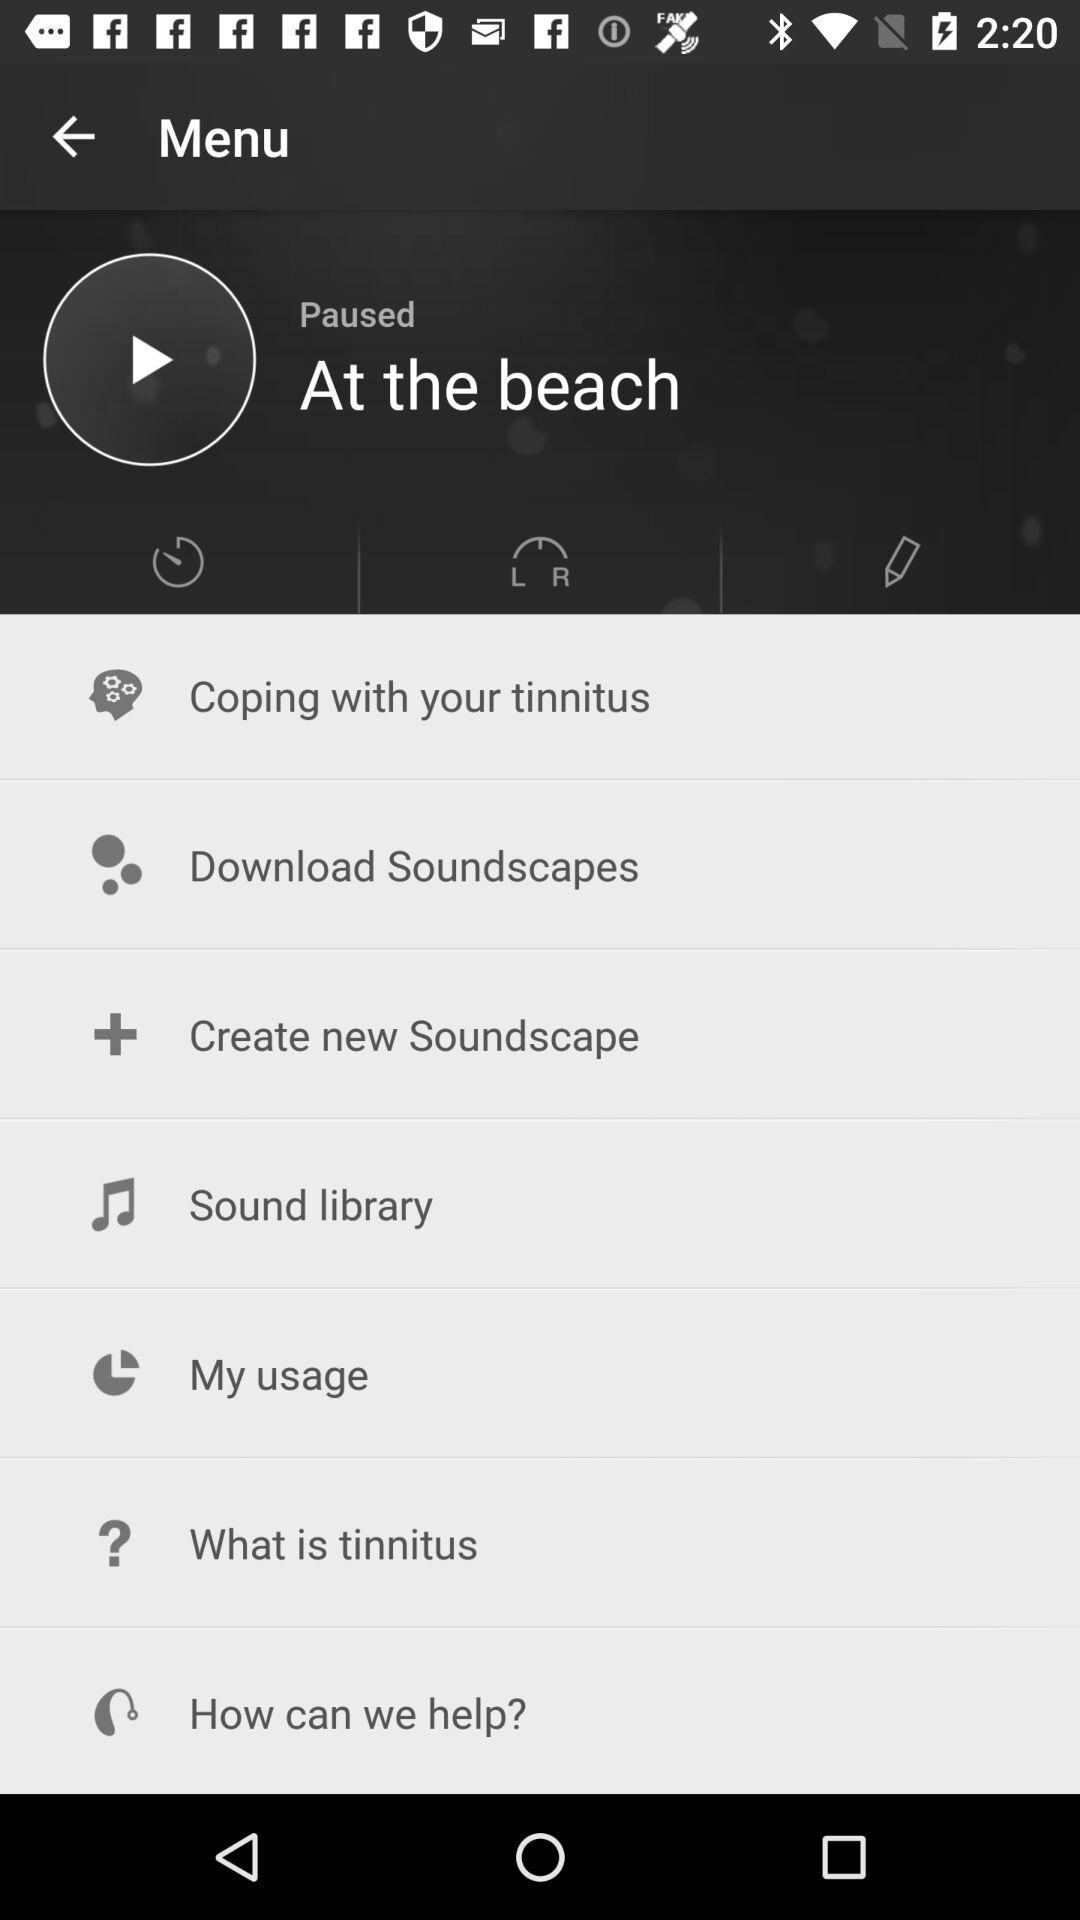 The height and width of the screenshot is (1920, 1080). Describe the element at coordinates (540, 1034) in the screenshot. I see `the create new soundscape` at that location.